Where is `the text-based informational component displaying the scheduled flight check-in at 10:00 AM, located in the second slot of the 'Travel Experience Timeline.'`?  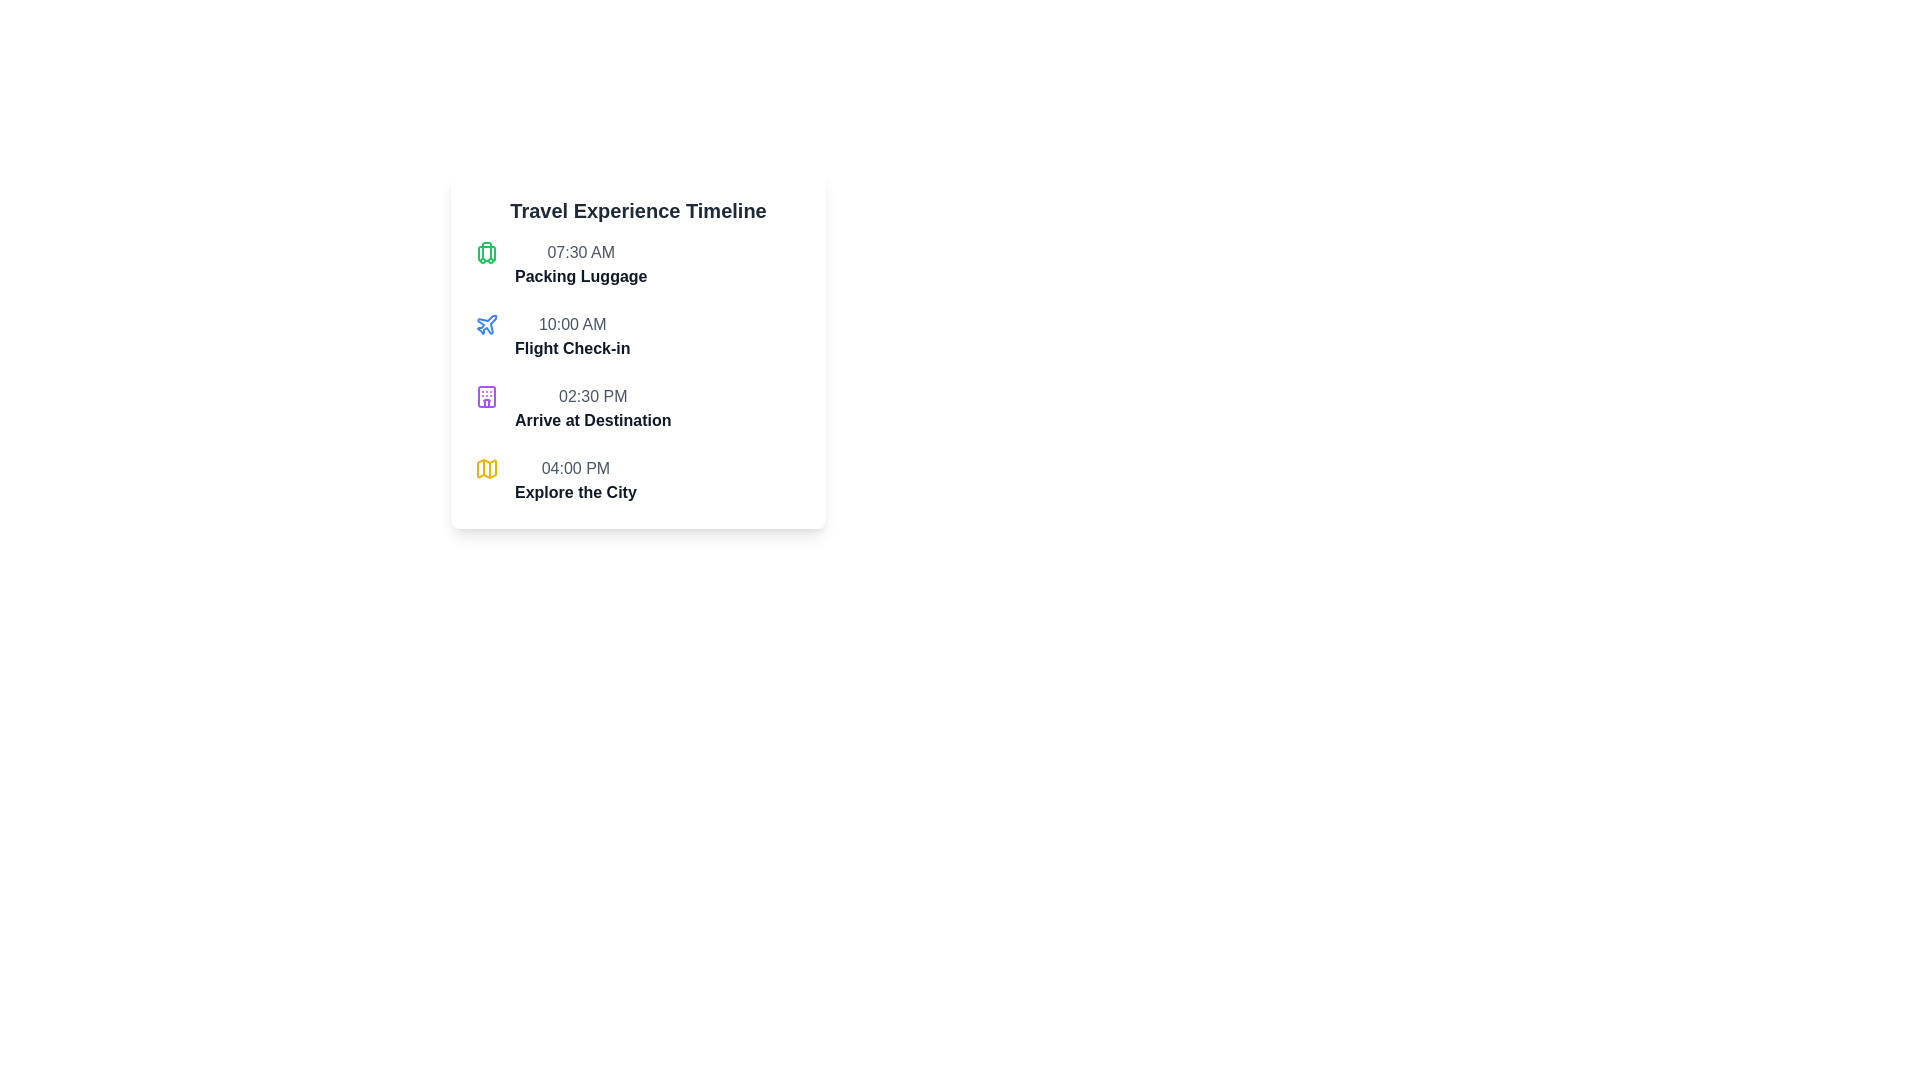 the text-based informational component displaying the scheduled flight check-in at 10:00 AM, located in the second slot of the 'Travel Experience Timeline.' is located at coordinates (571, 335).